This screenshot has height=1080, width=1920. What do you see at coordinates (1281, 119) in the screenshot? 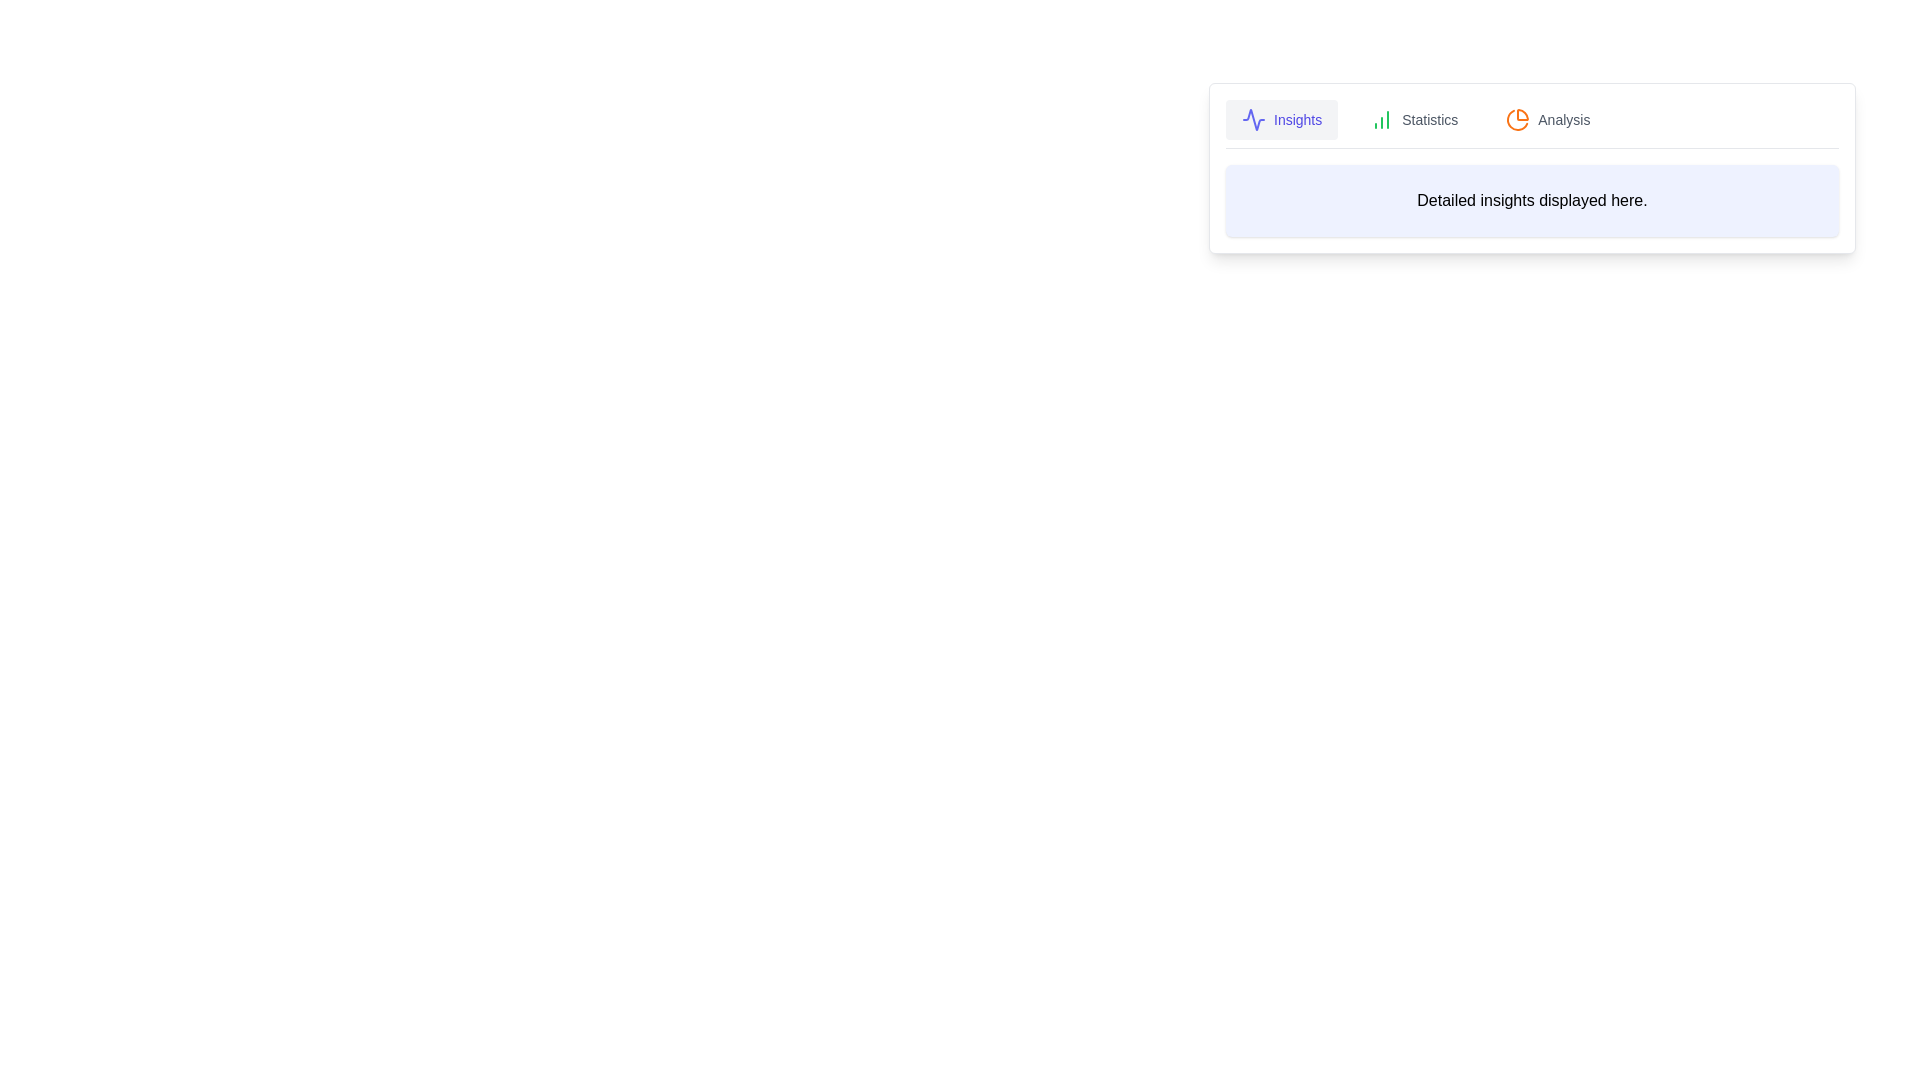
I see `the Insights tab to view its content` at bounding box center [1281, 119].